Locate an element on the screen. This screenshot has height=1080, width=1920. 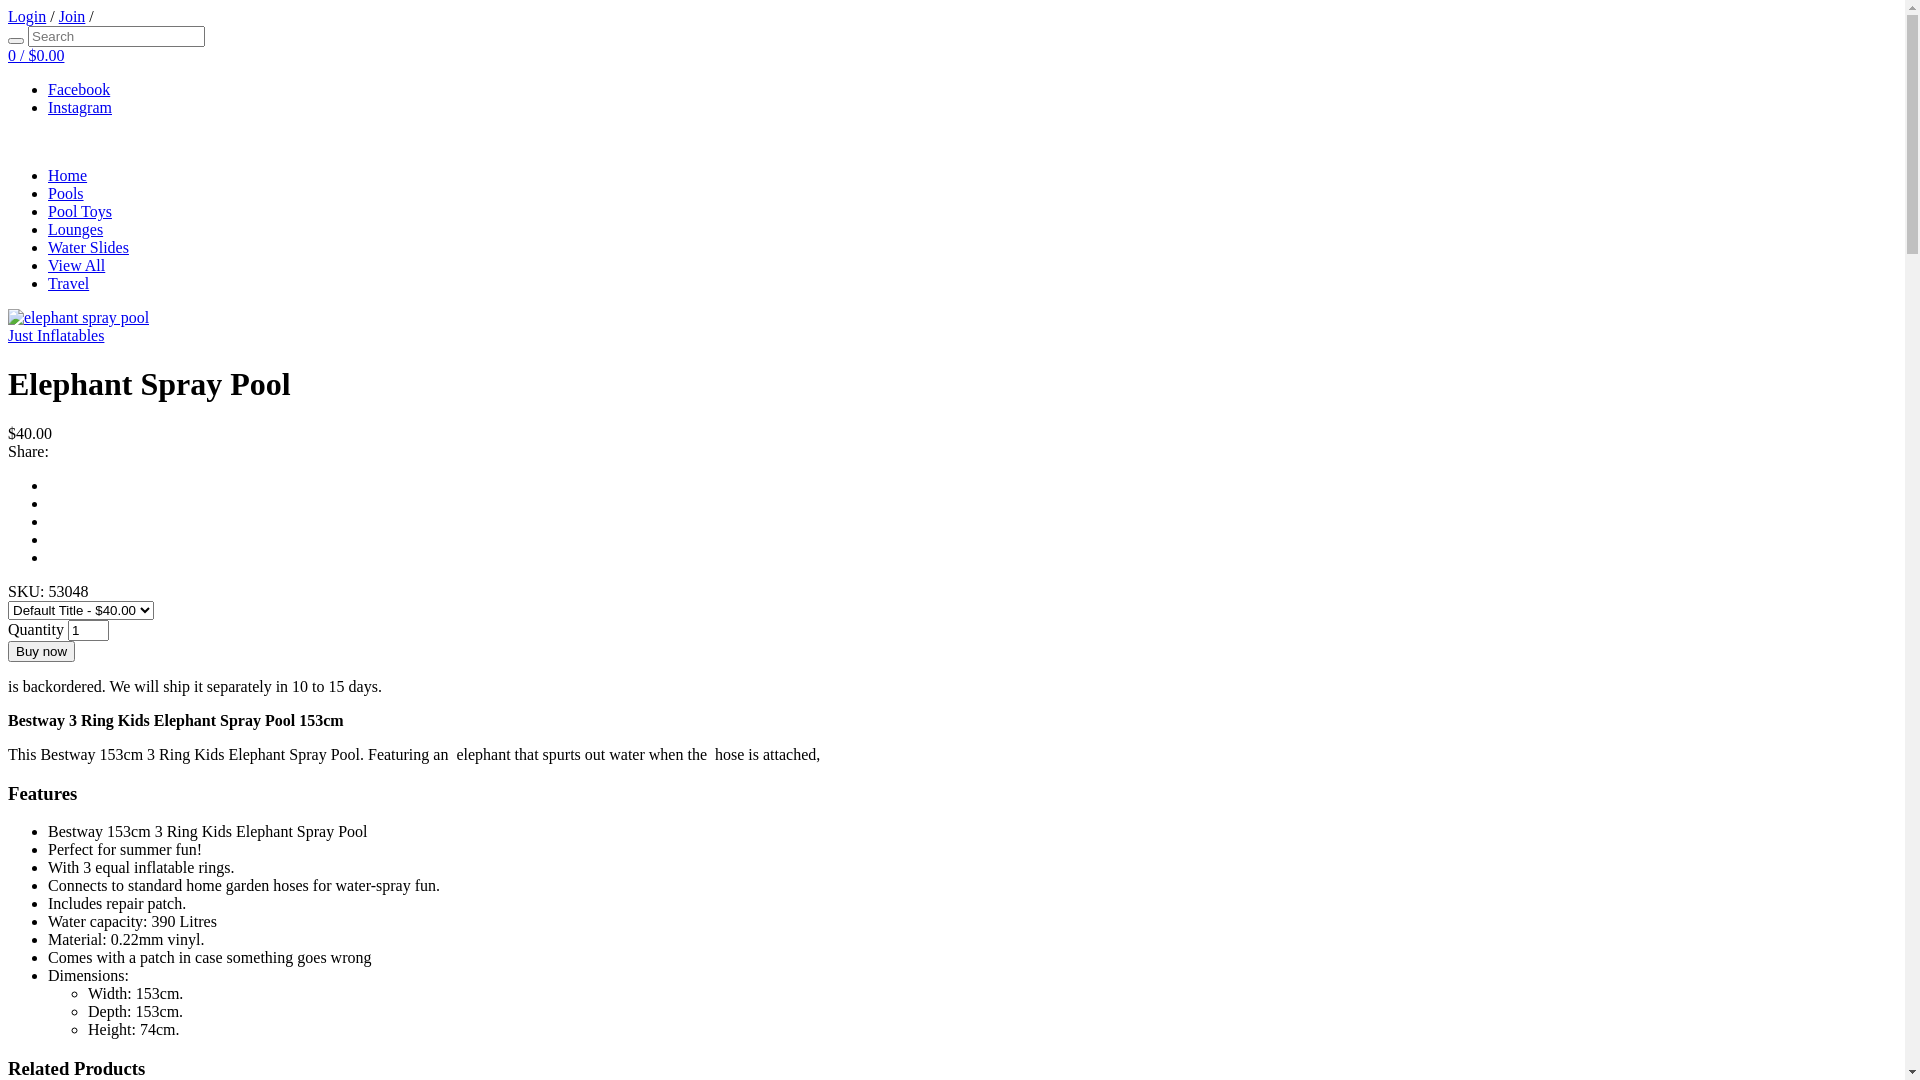
'View All' is located at coordinates (76, 264).